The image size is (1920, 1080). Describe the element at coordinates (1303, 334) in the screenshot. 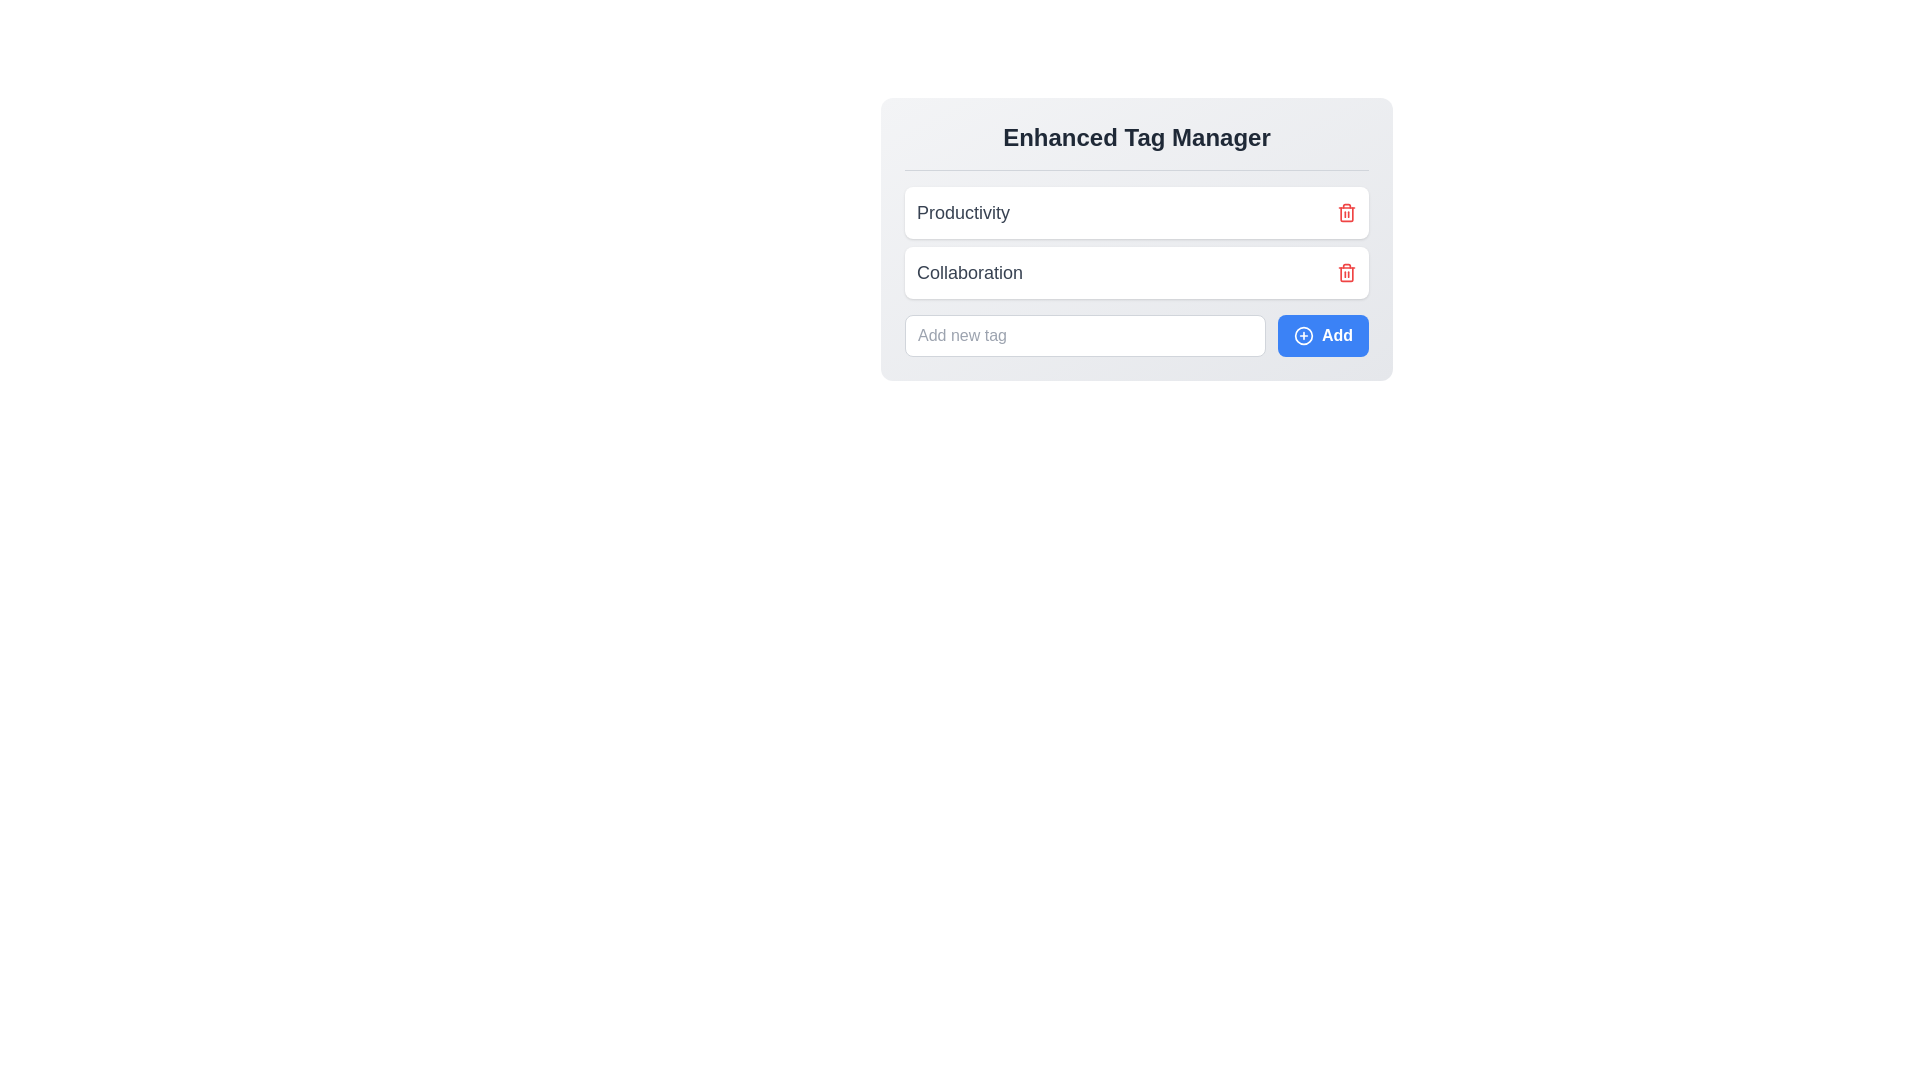

I see `the blue circular icon with a white '+' symbol located on the left side of the 'Add' button in the bottom-right corner of the tag manager interface` at that location.